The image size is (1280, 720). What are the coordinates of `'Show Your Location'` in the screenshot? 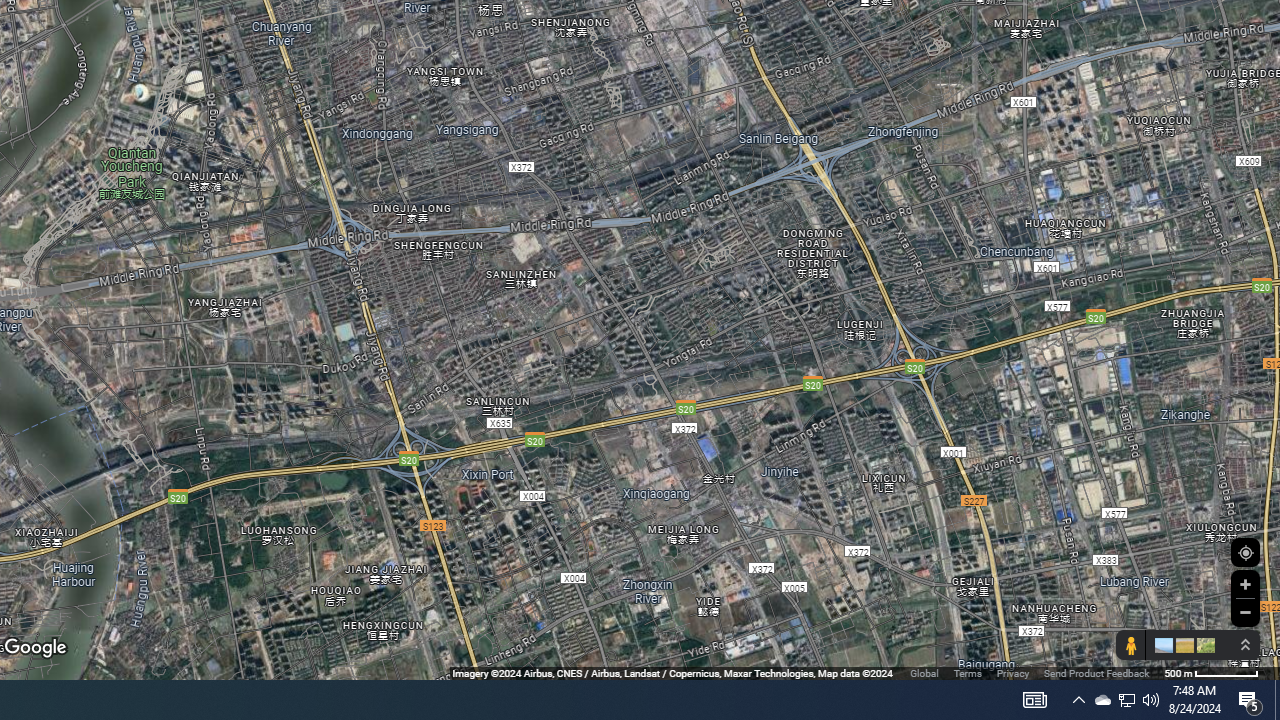 It's located at (1244, 552).